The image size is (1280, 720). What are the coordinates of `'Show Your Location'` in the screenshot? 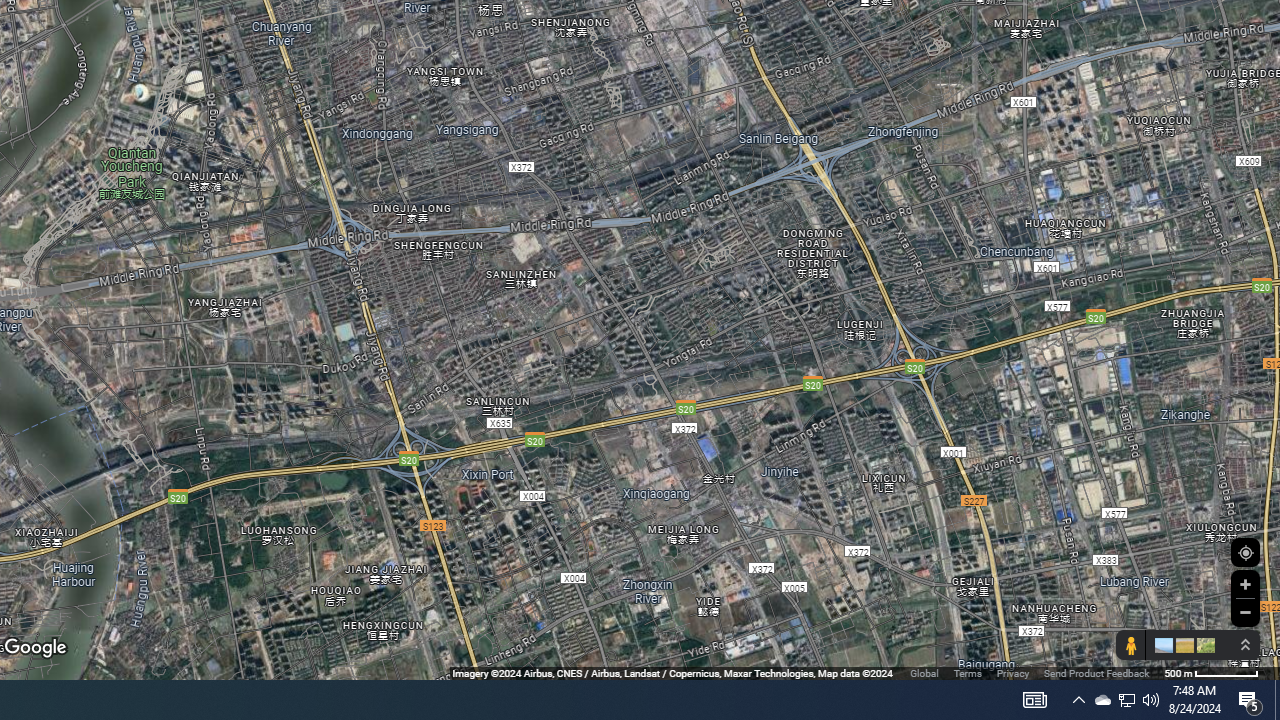 It's located at (1244, 552).